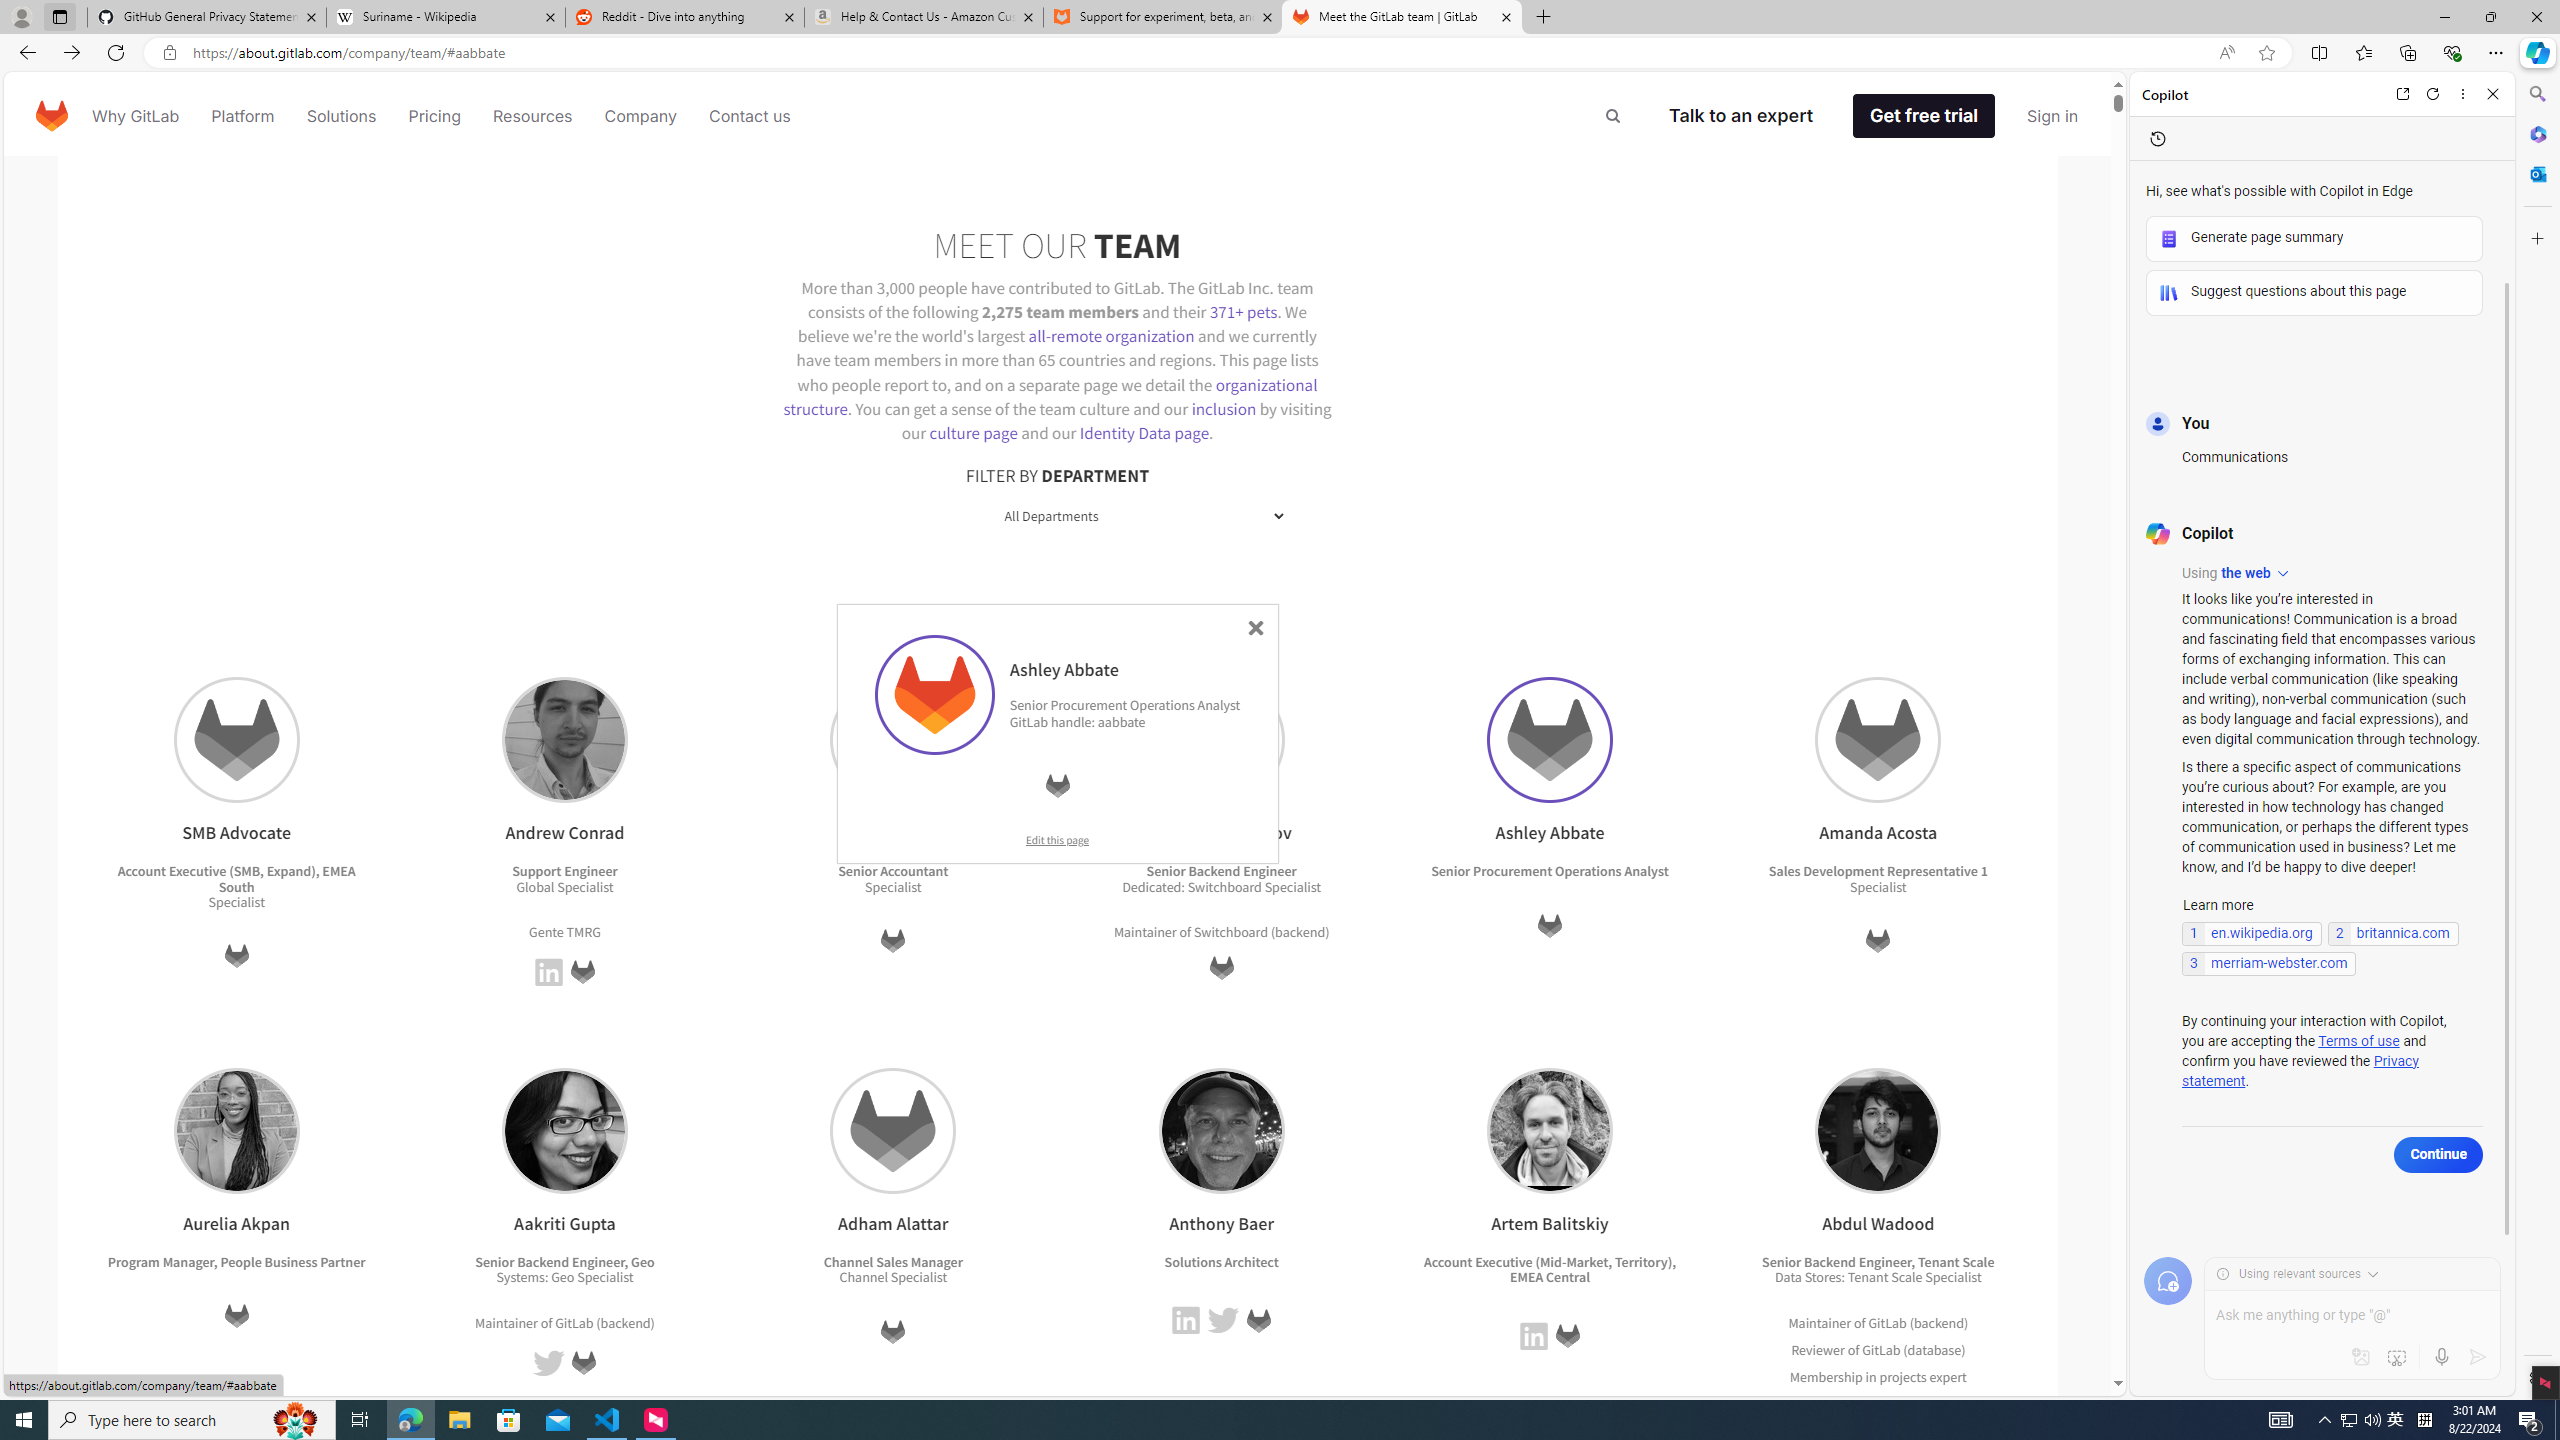  What do you see at coordinates (1835, 1260) in the screenshot?
I see `'Senior Backend Engineer'` at bounding box center [1835, 1260].